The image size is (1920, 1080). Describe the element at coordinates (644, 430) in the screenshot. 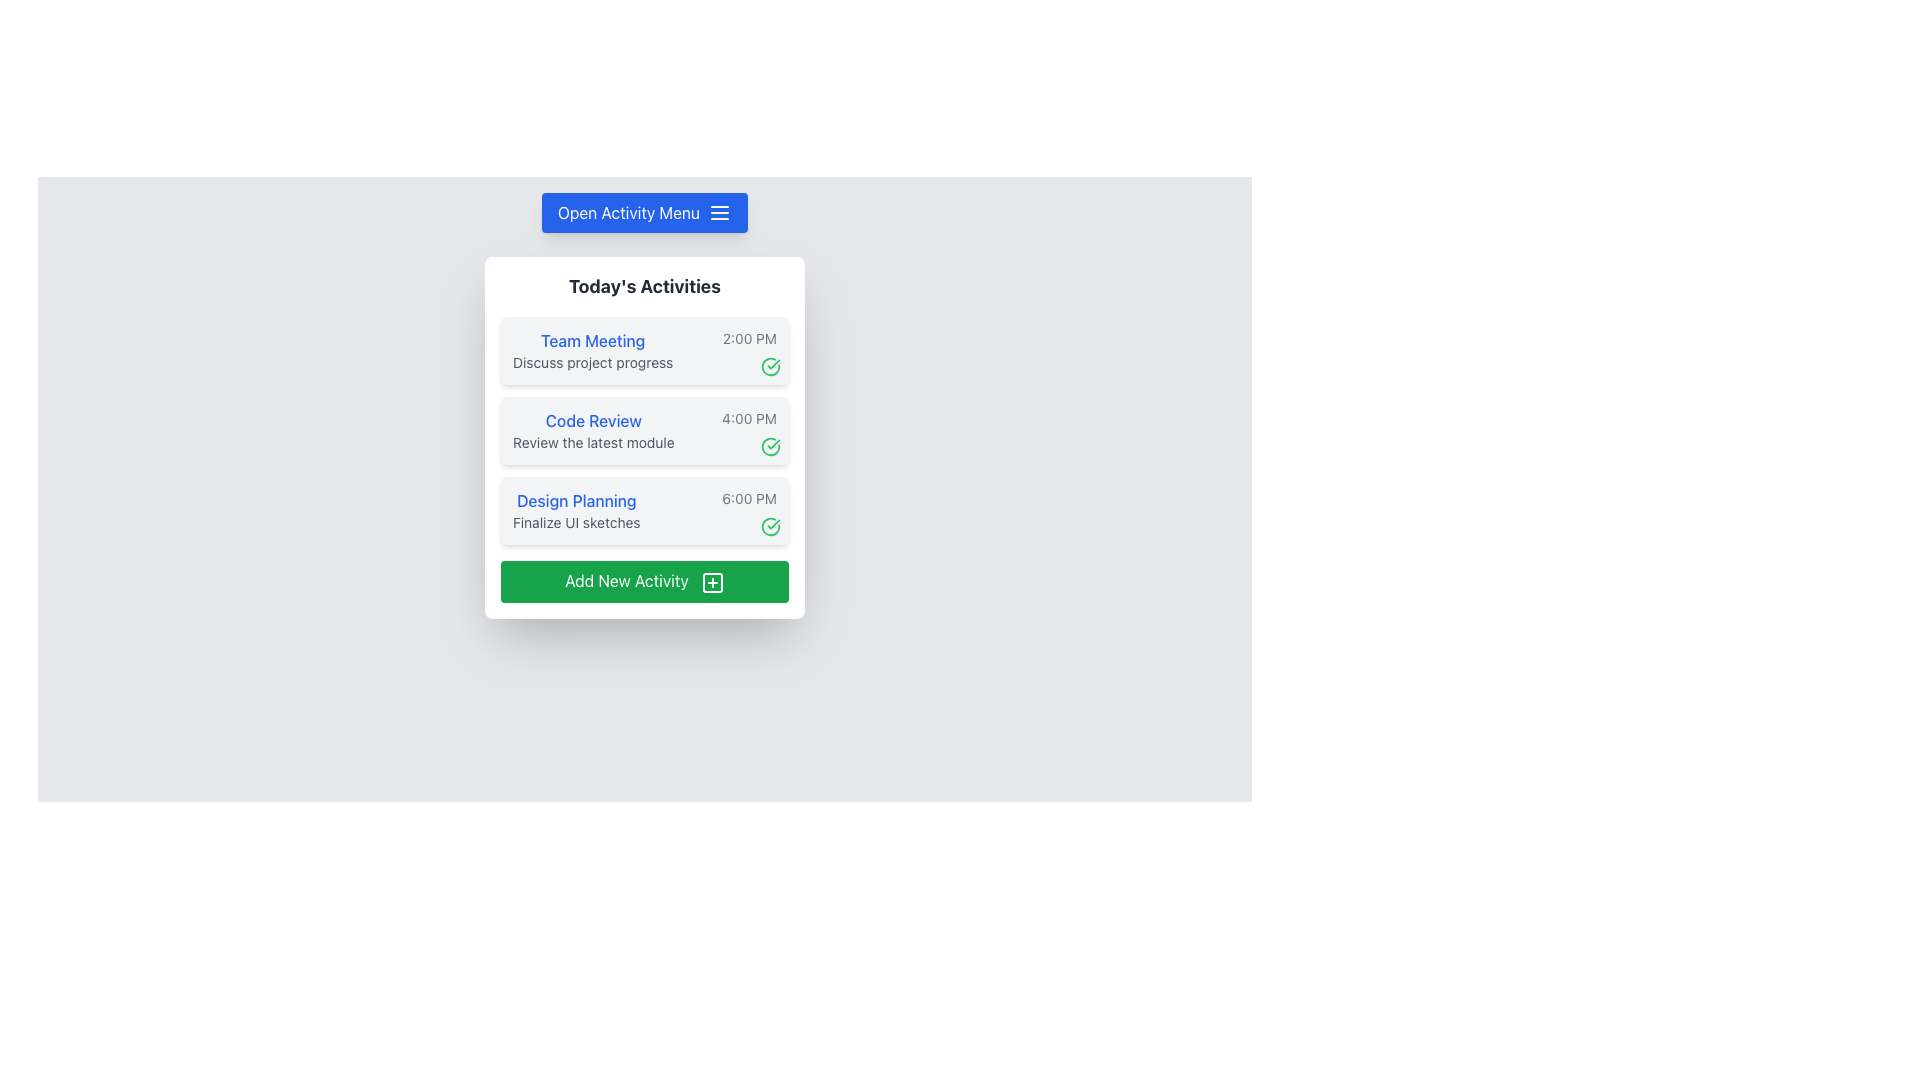

I see `the List Item titled 'Code Review' scheduled for '4:00 PM'` at that location.